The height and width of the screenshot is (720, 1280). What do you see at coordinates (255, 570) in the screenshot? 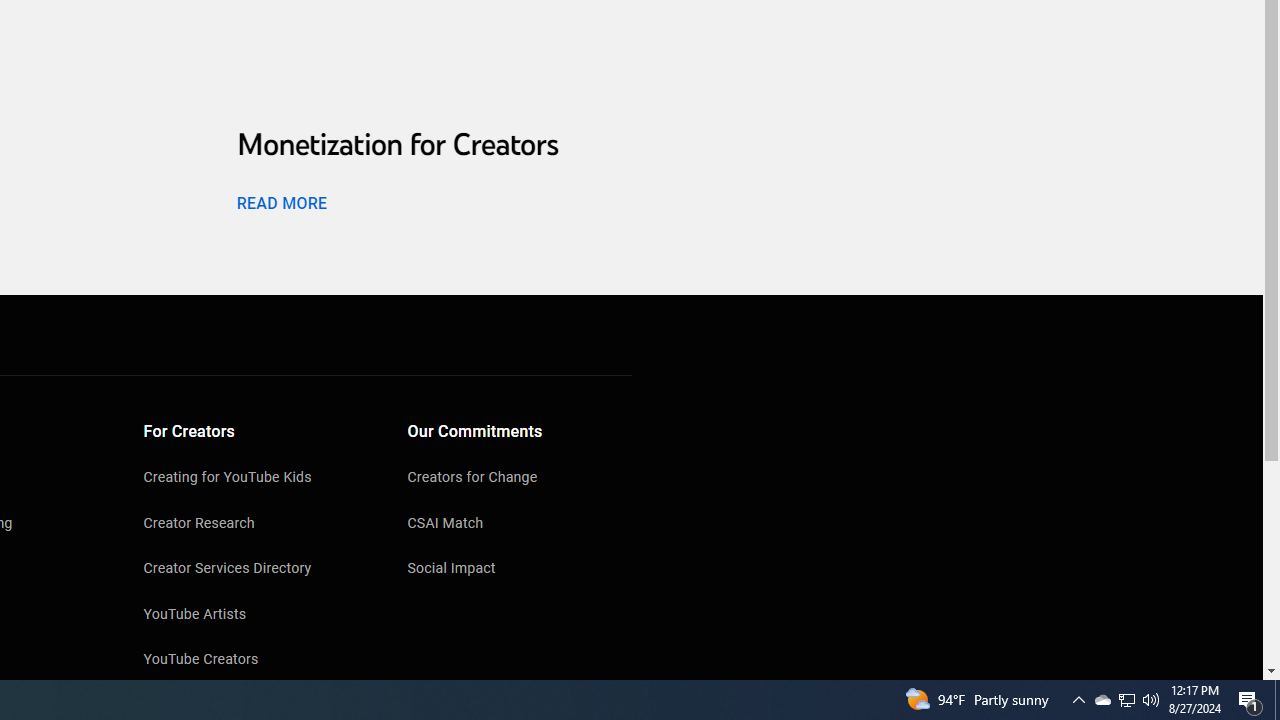
I see `'Creator Services Directory'` at bounding box center [255, 570].